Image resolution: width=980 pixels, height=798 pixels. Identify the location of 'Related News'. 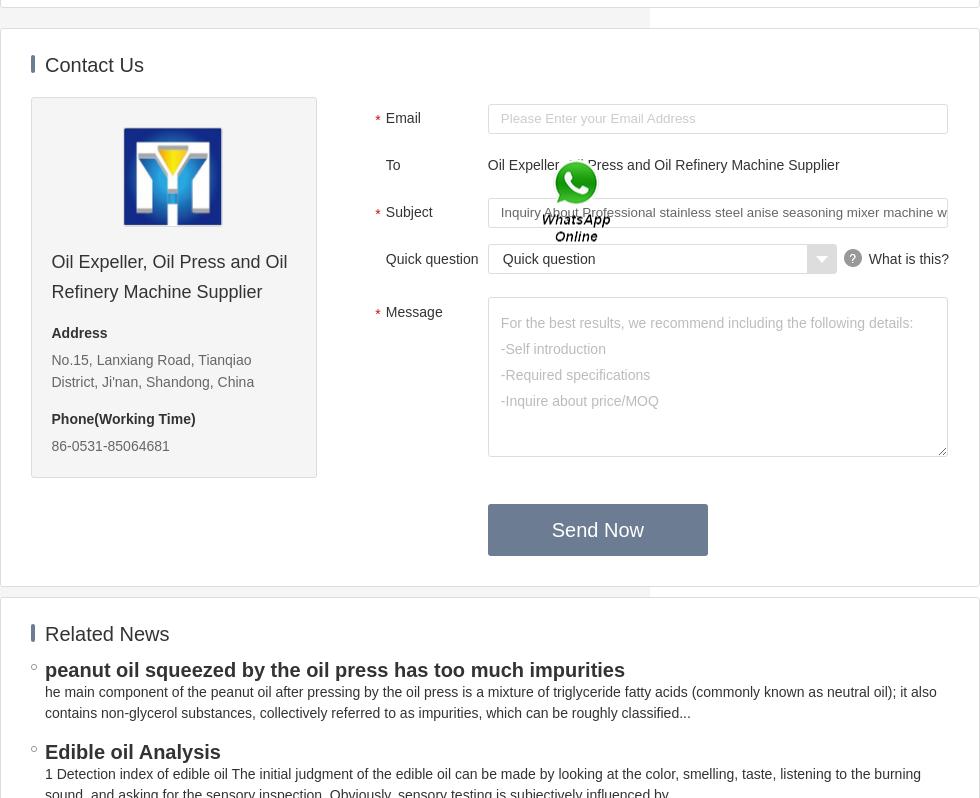
(107, 633).